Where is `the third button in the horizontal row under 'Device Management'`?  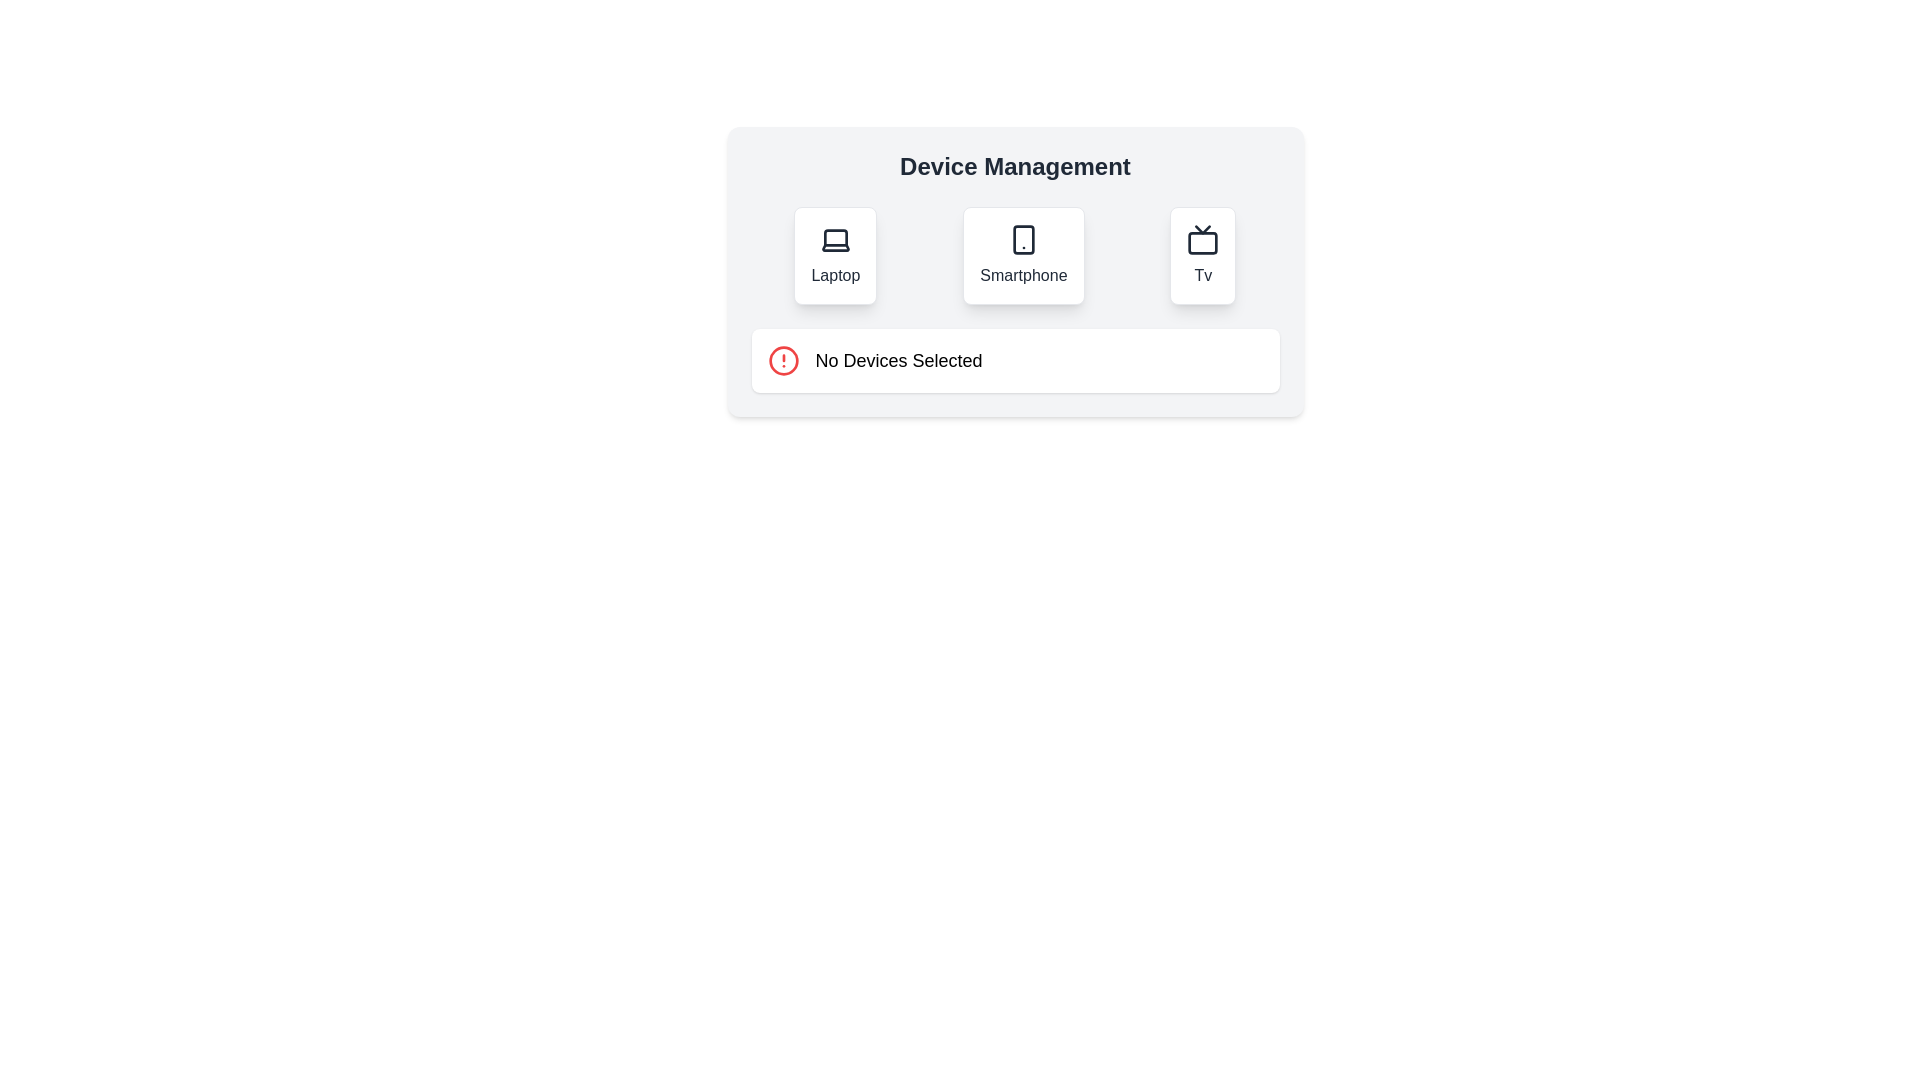
the third button in the horizontal row under 'Device Management' is located at coordinates (1202, 254).